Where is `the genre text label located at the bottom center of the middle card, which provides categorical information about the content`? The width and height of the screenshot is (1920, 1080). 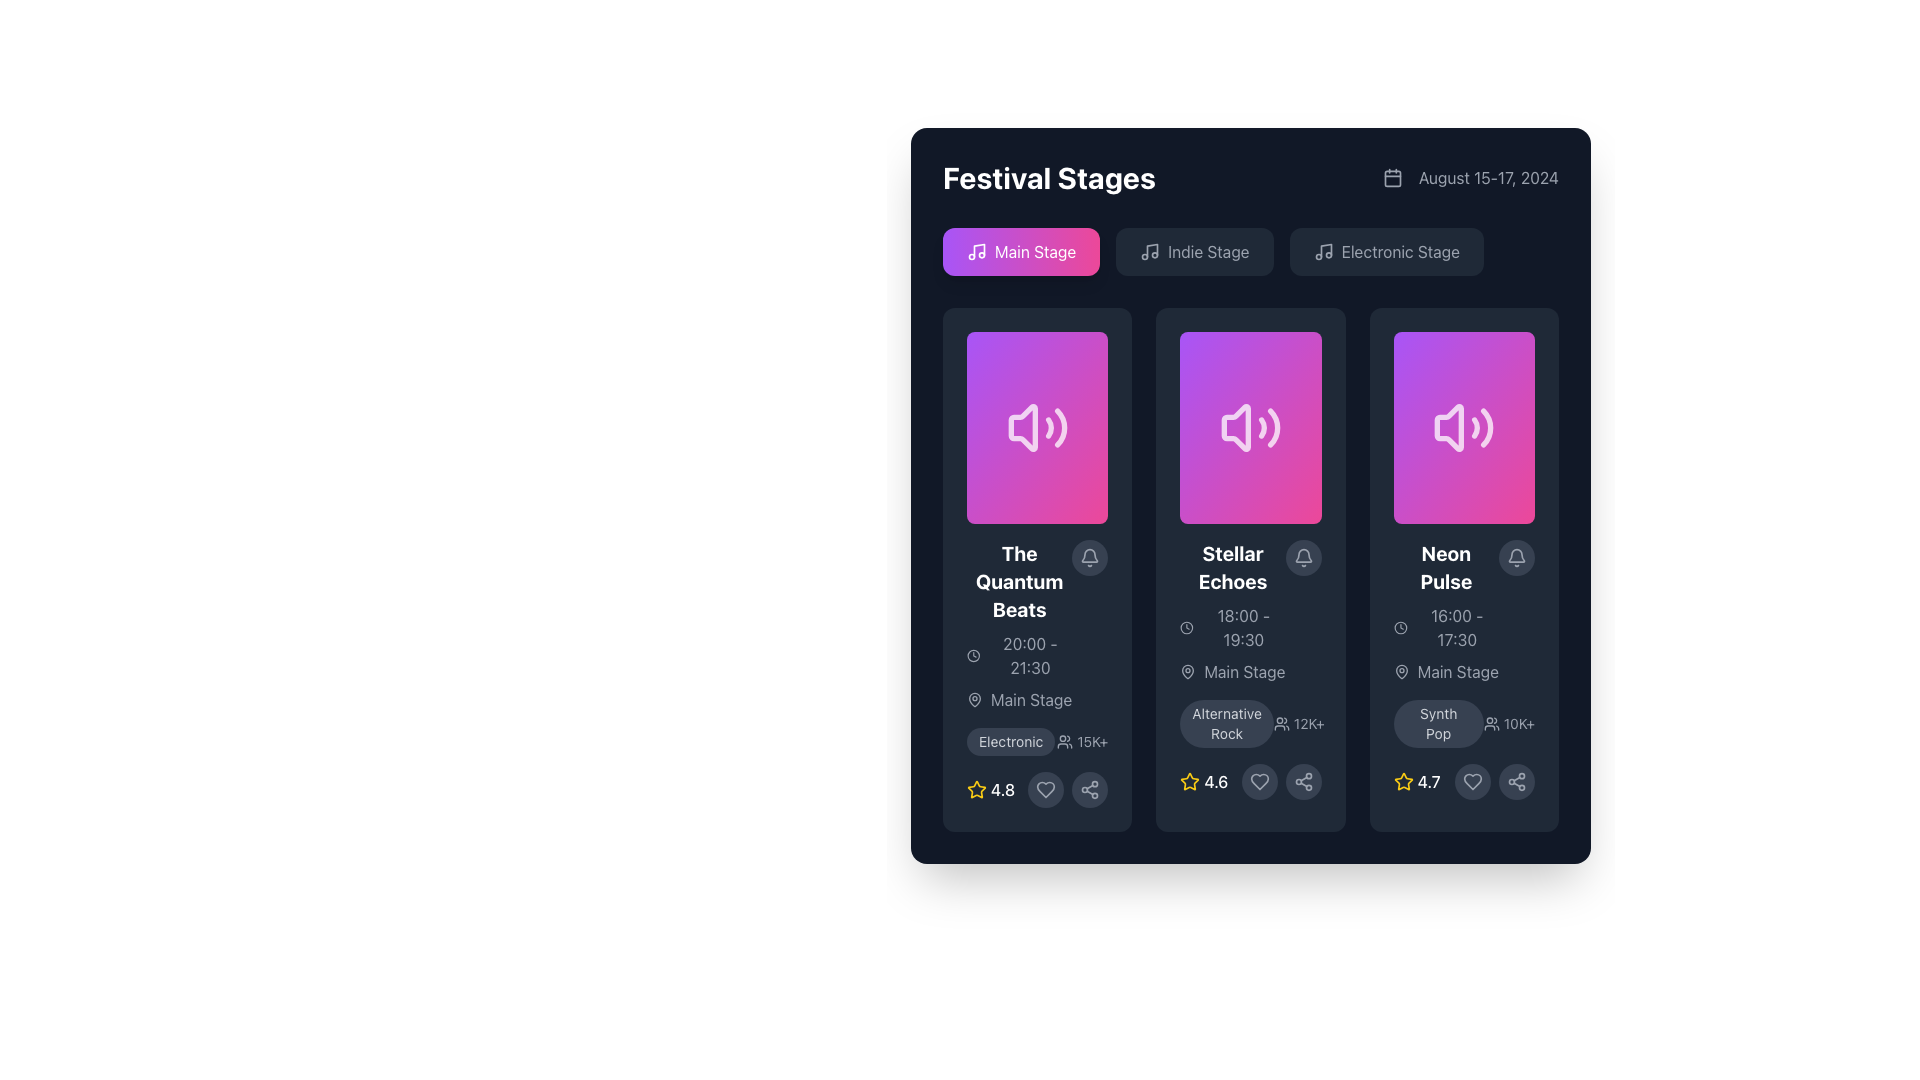
the genre text label located at the bottom center of the middle card, which provides categorical information about the content is located at coordinates (1226, 724).